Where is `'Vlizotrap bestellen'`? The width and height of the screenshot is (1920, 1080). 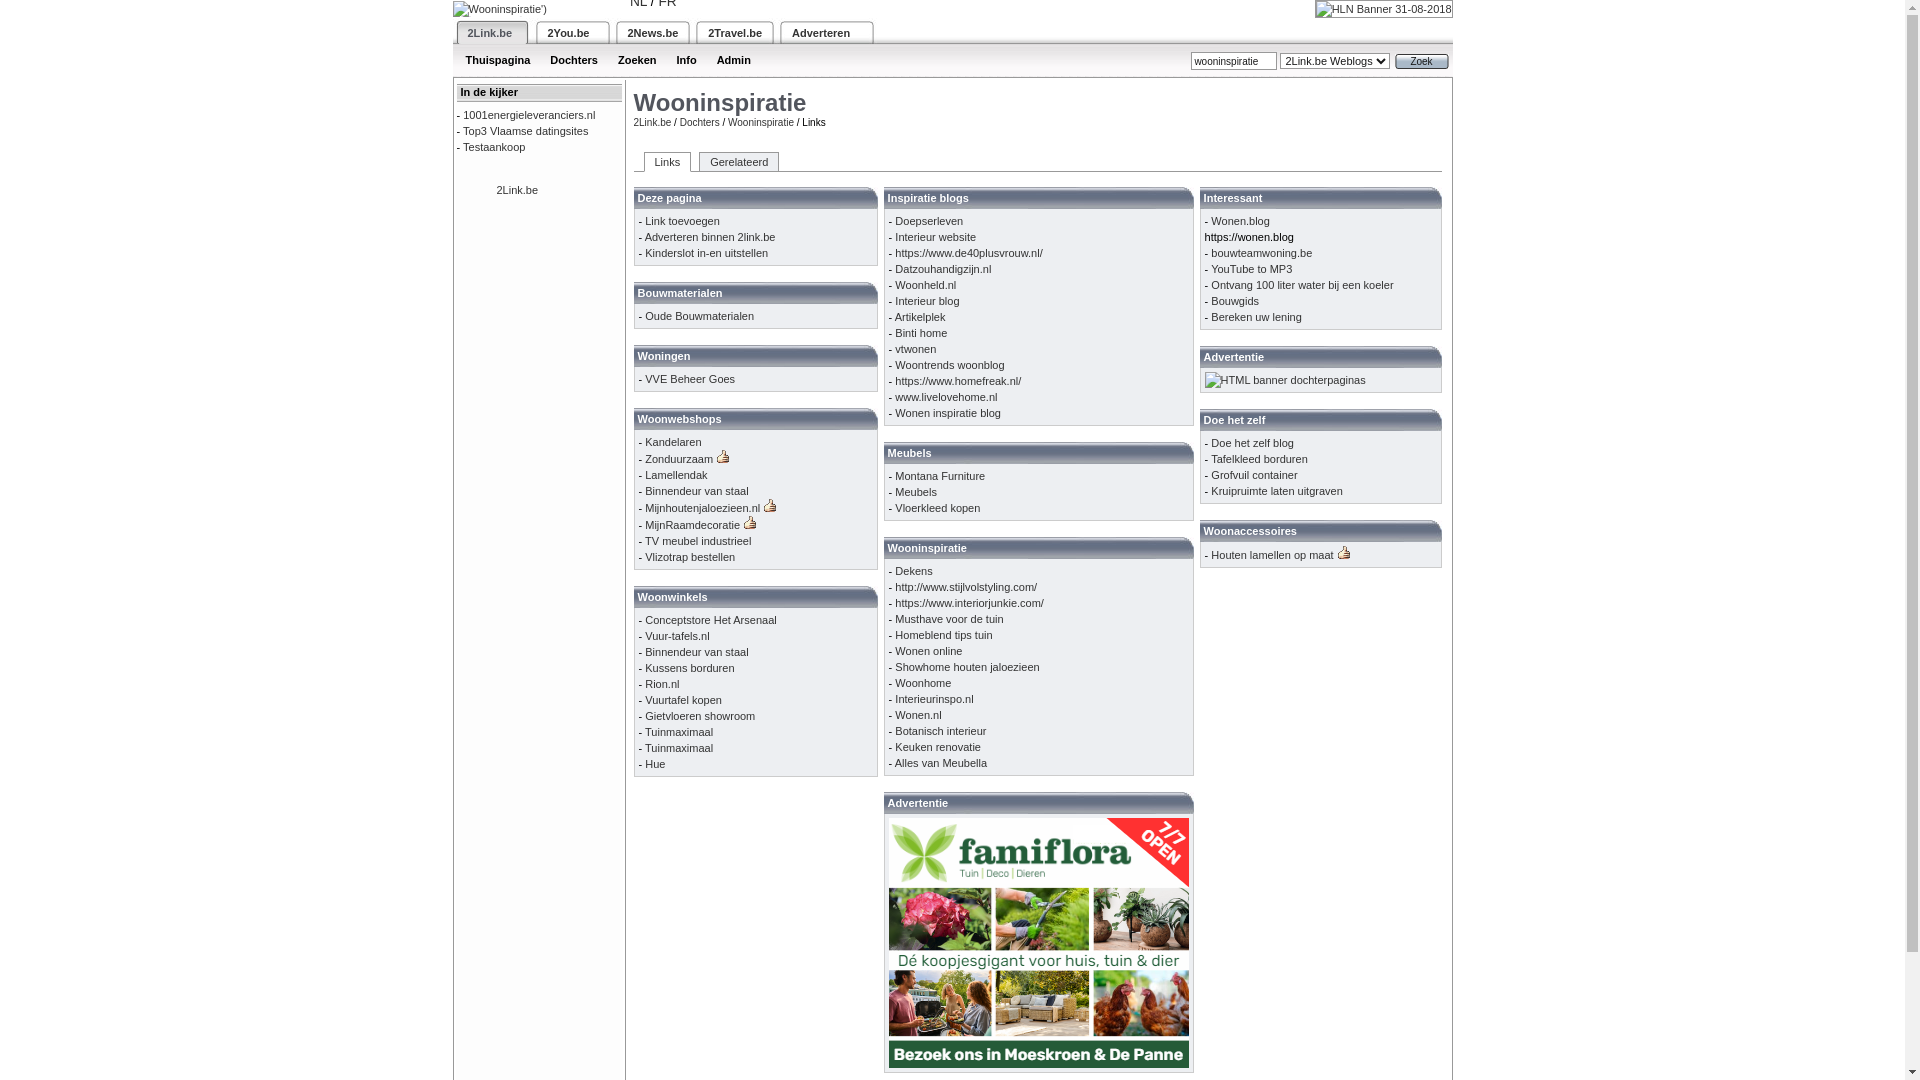 'Vlizotrap bestellen' is located at coordinates (690, 556).